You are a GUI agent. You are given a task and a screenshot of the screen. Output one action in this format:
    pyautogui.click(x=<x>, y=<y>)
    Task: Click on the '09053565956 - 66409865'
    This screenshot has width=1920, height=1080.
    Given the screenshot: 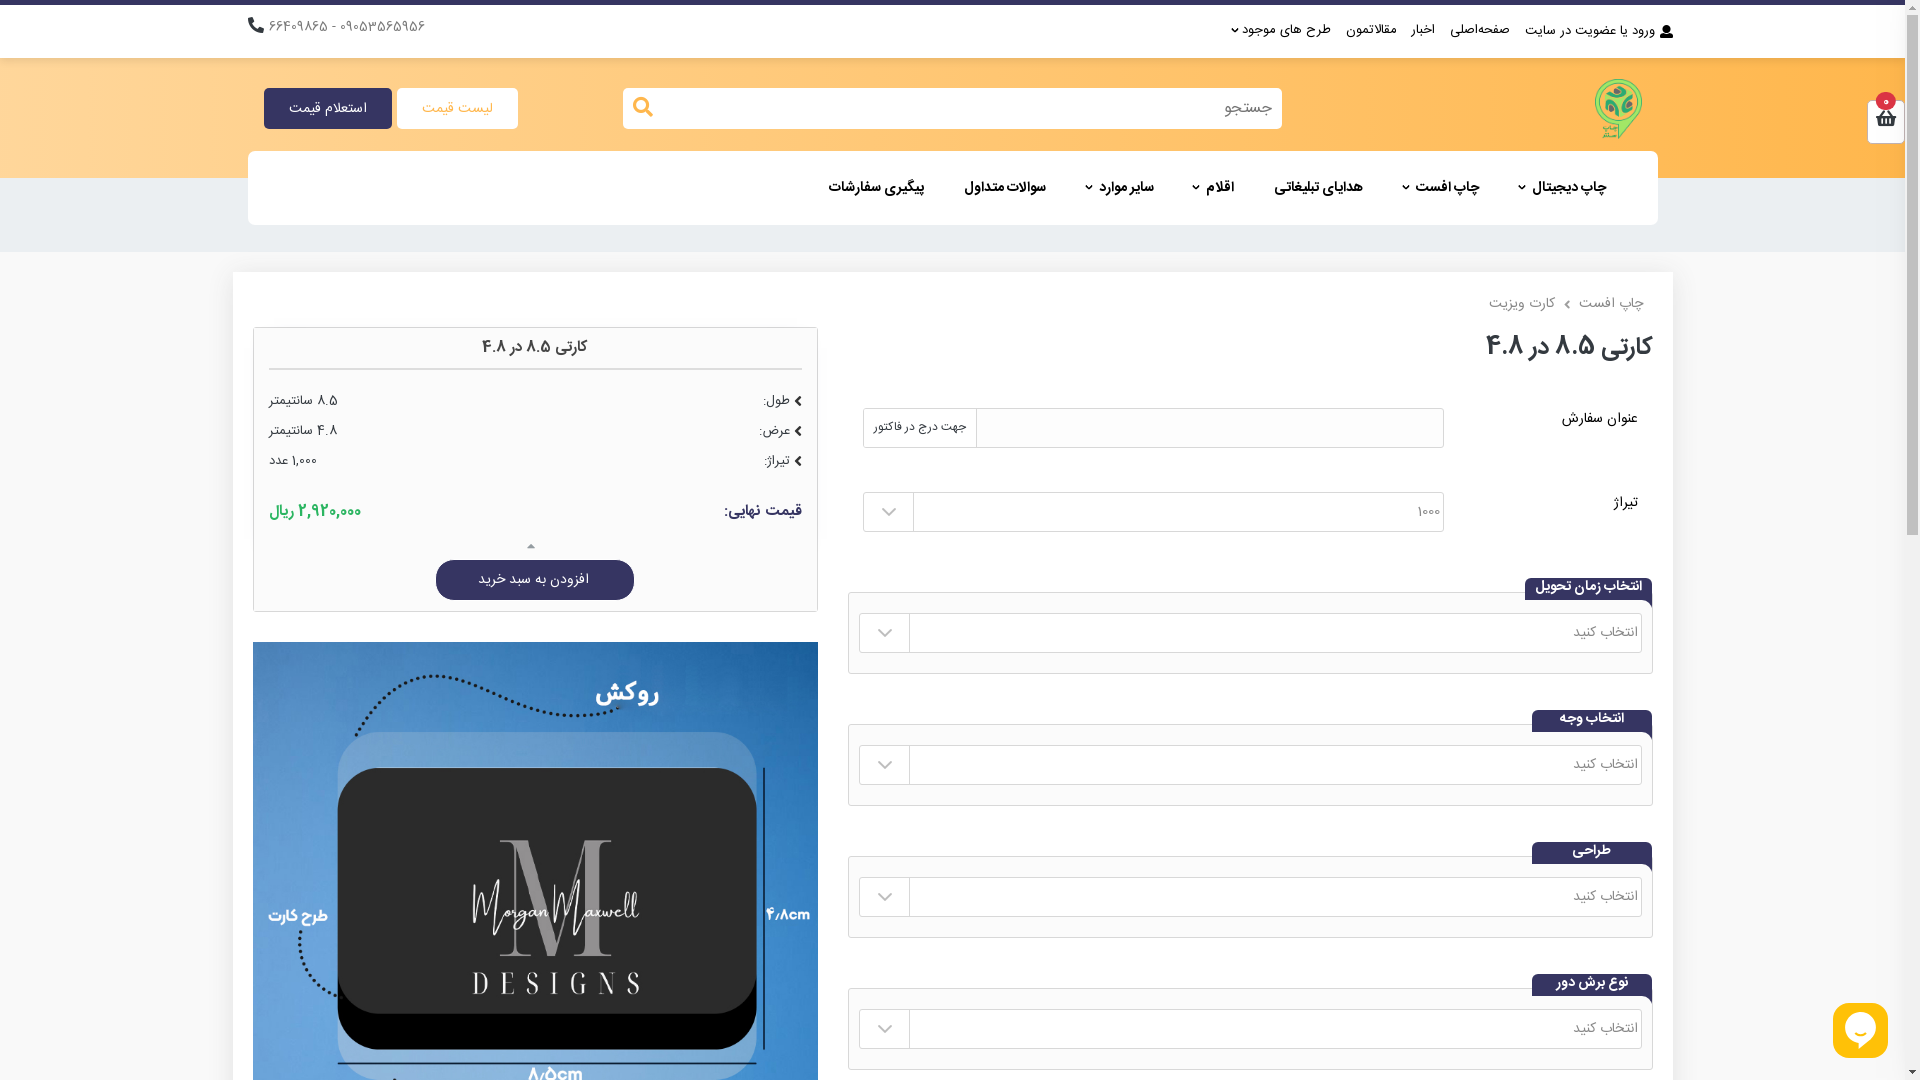 What is the action you would take?
    pyautogui.click(x=345, y=27)
    